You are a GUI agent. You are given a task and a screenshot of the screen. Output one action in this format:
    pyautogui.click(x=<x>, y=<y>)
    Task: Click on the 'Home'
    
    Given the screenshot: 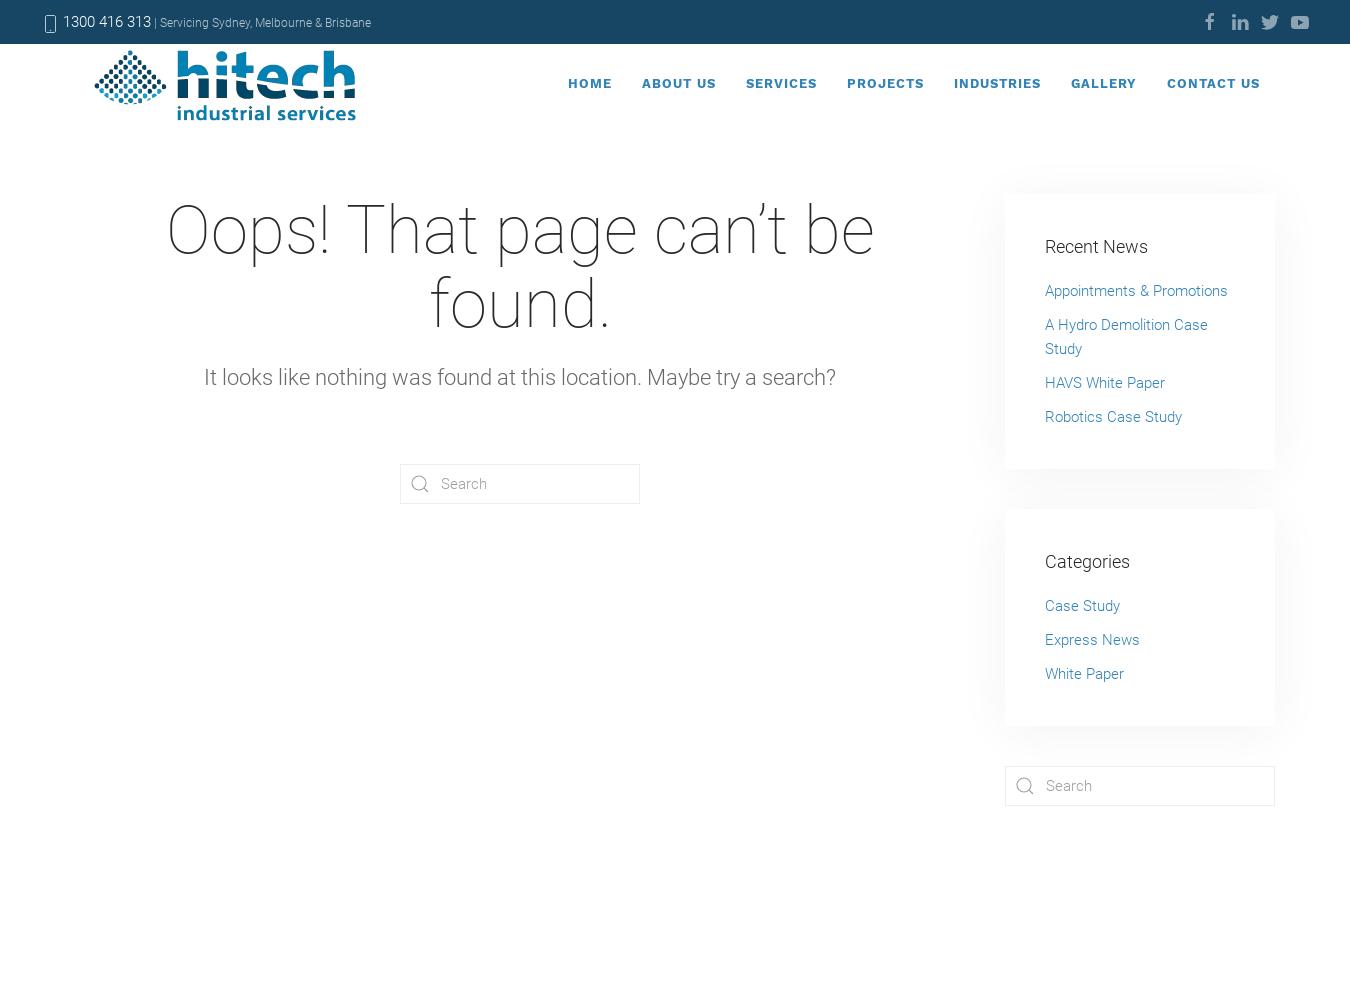 What is the action you would take?
    pyautogui.click(x=589, y=81)
    